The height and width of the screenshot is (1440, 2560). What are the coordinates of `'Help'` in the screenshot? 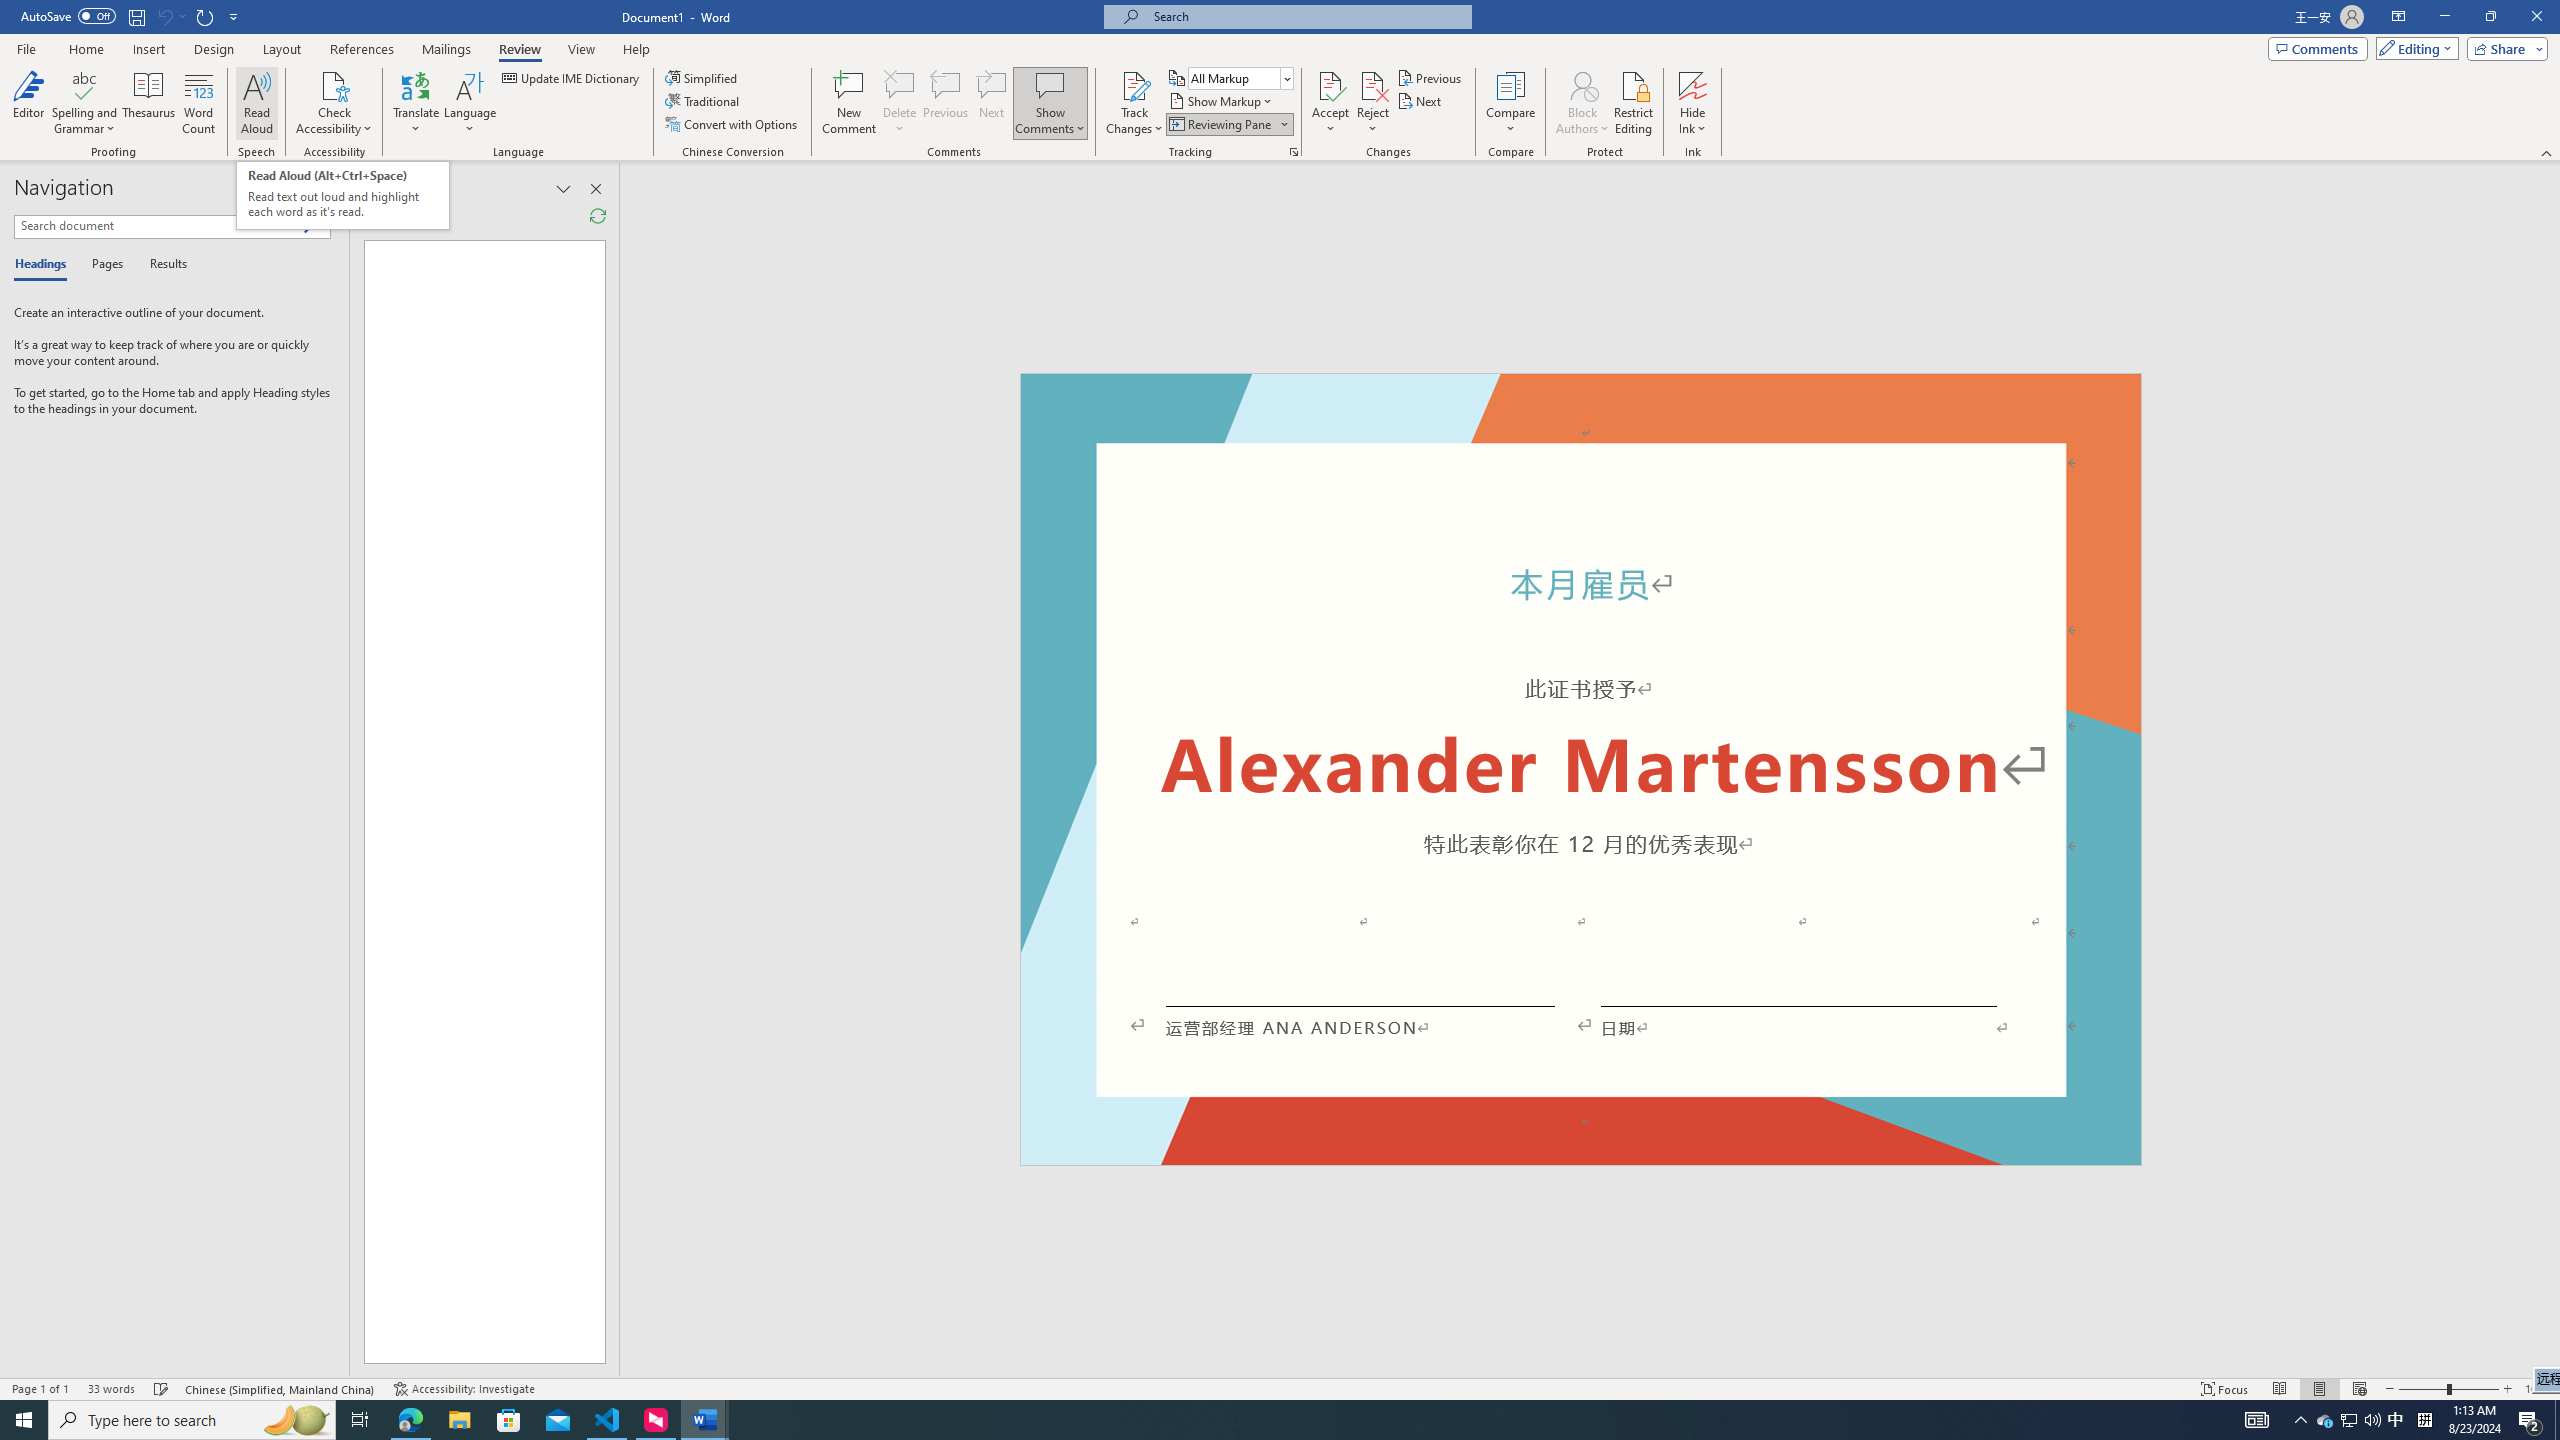 It's located at (635, 49).